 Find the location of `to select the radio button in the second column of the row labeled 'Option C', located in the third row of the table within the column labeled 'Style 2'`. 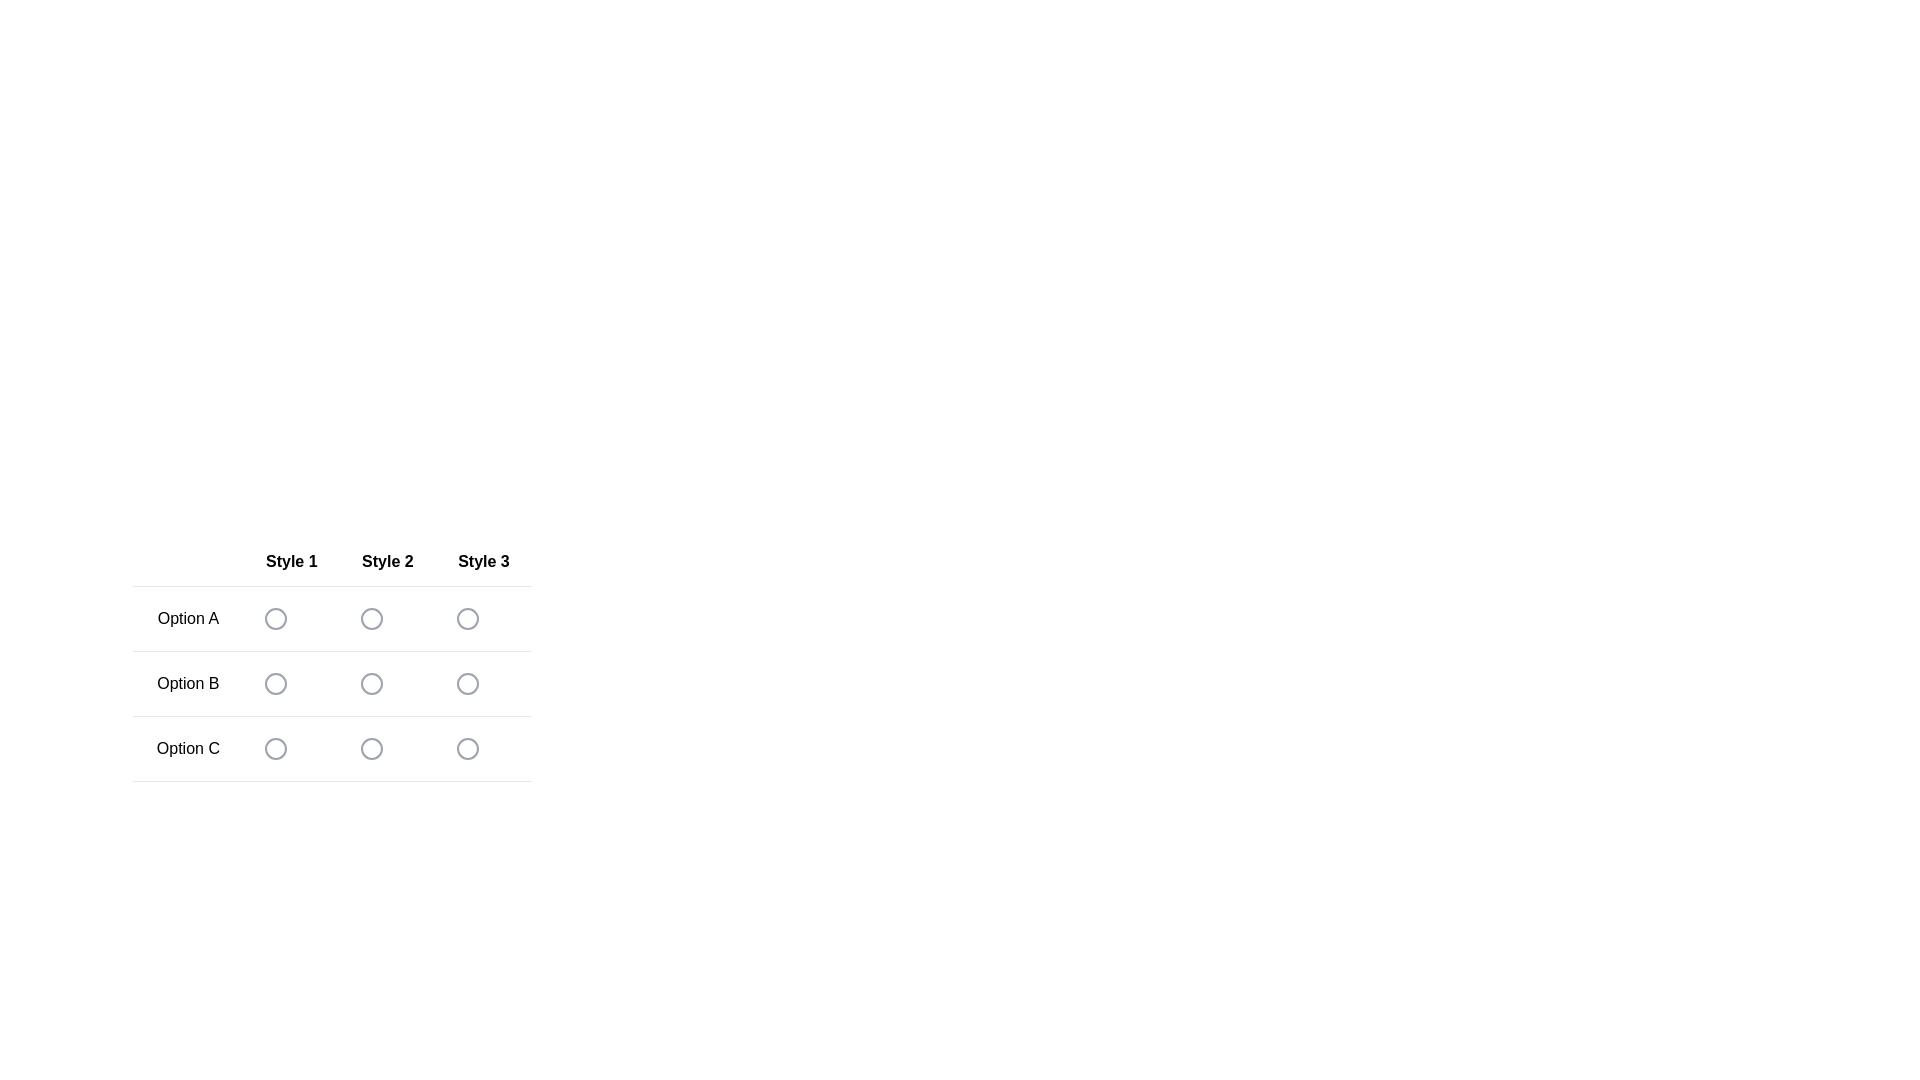

to select the radio button in the second column of the row labeled 'Option C', located in the third row of the table within the column labeled 'Style 2' is located at coordinates (387, 748).